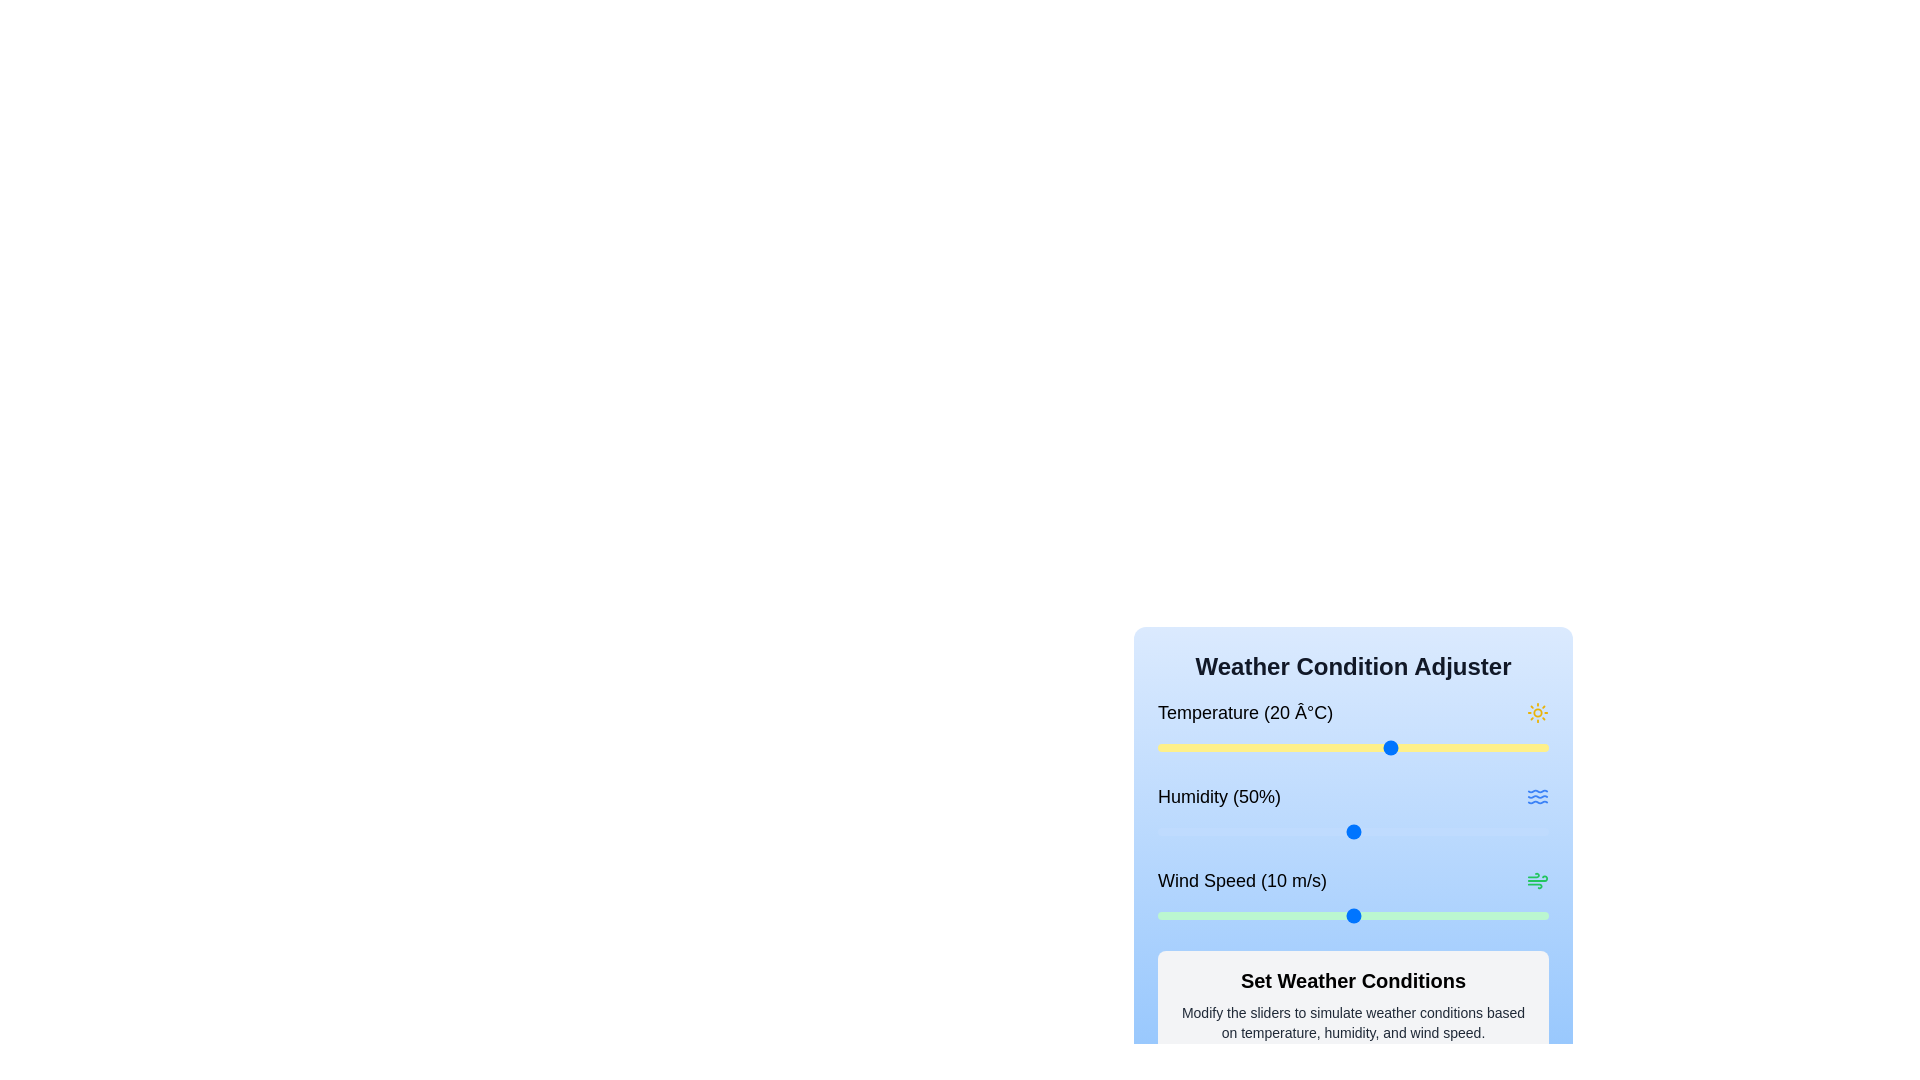 The image size is (1920, 1080). Describe the element at coordinates (1391, 748) in the screenshot. I see `the temperature slider to set the temperature to 20 degrees Celsius` at that location.